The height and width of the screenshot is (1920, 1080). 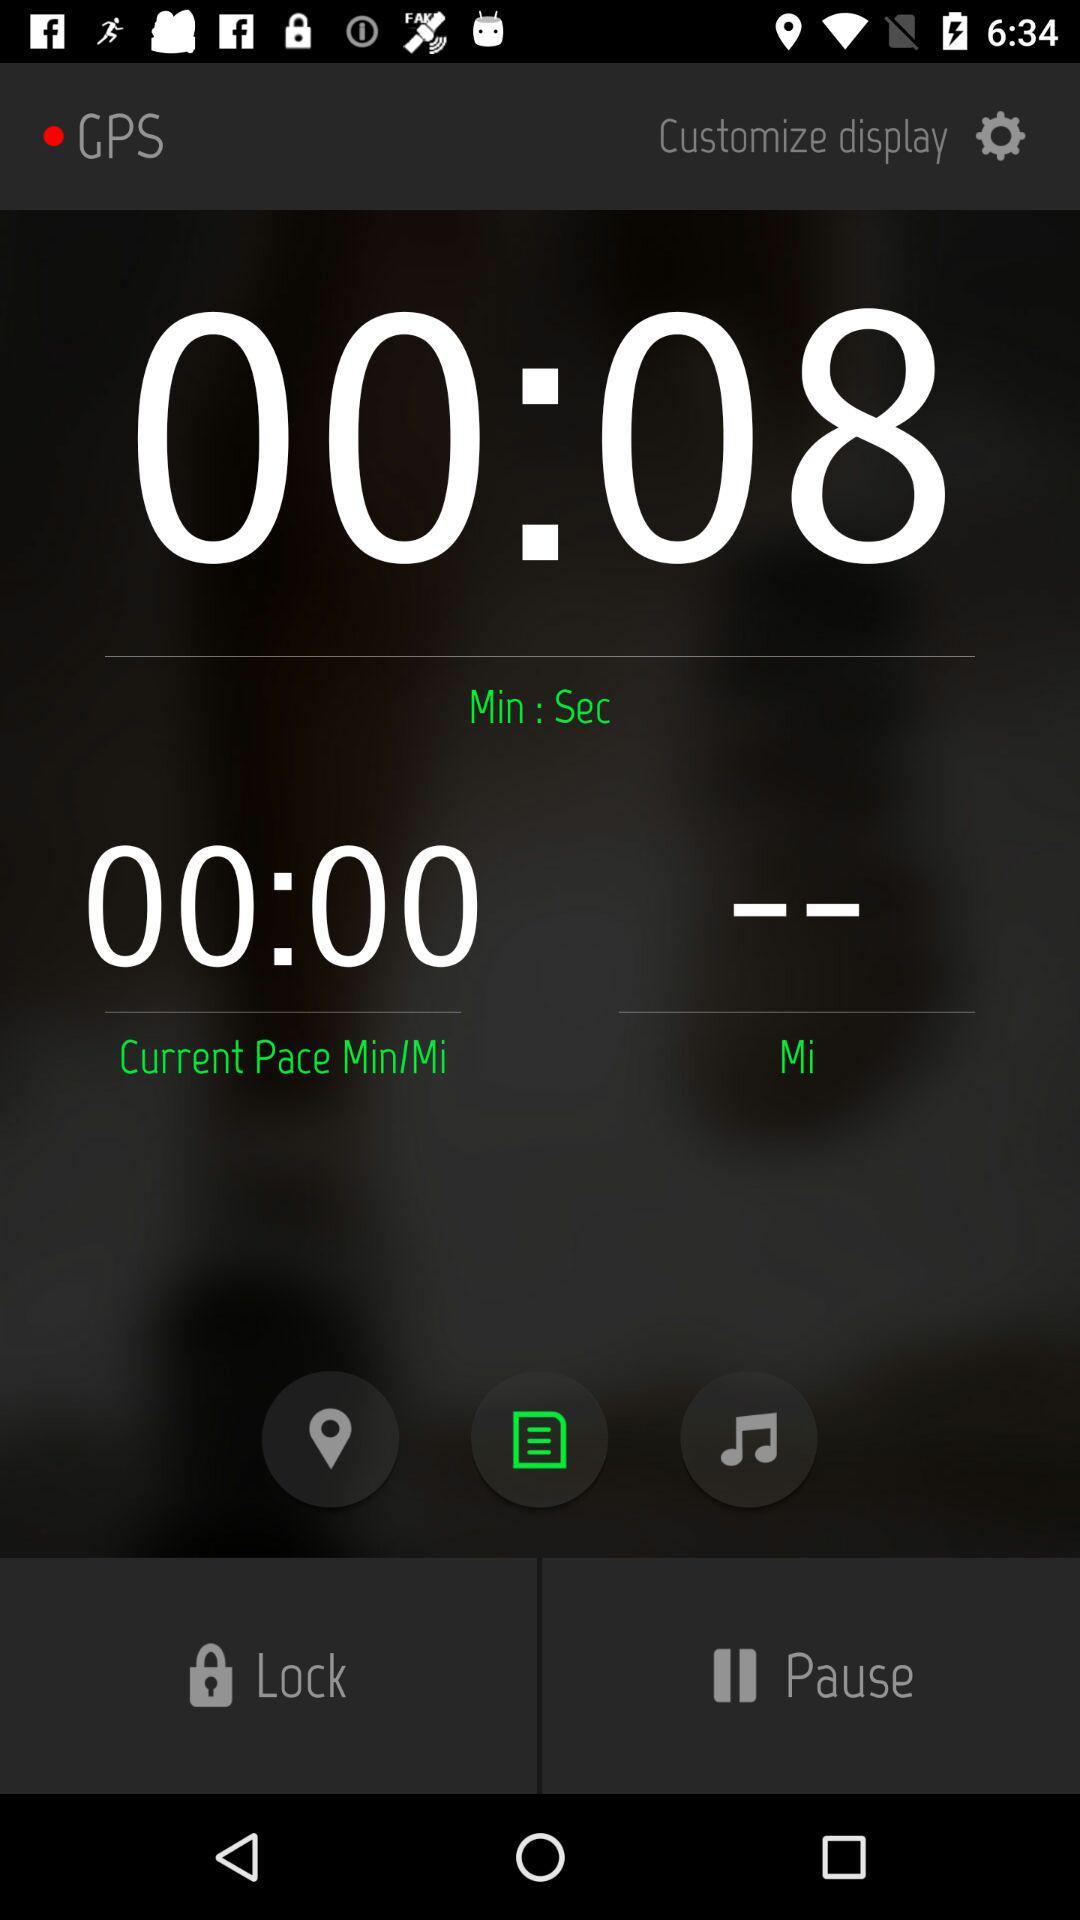 What do you see at coordinates (329, 1438) in the screenshot?
I see `location gps` at bounding box center [329, 1438].